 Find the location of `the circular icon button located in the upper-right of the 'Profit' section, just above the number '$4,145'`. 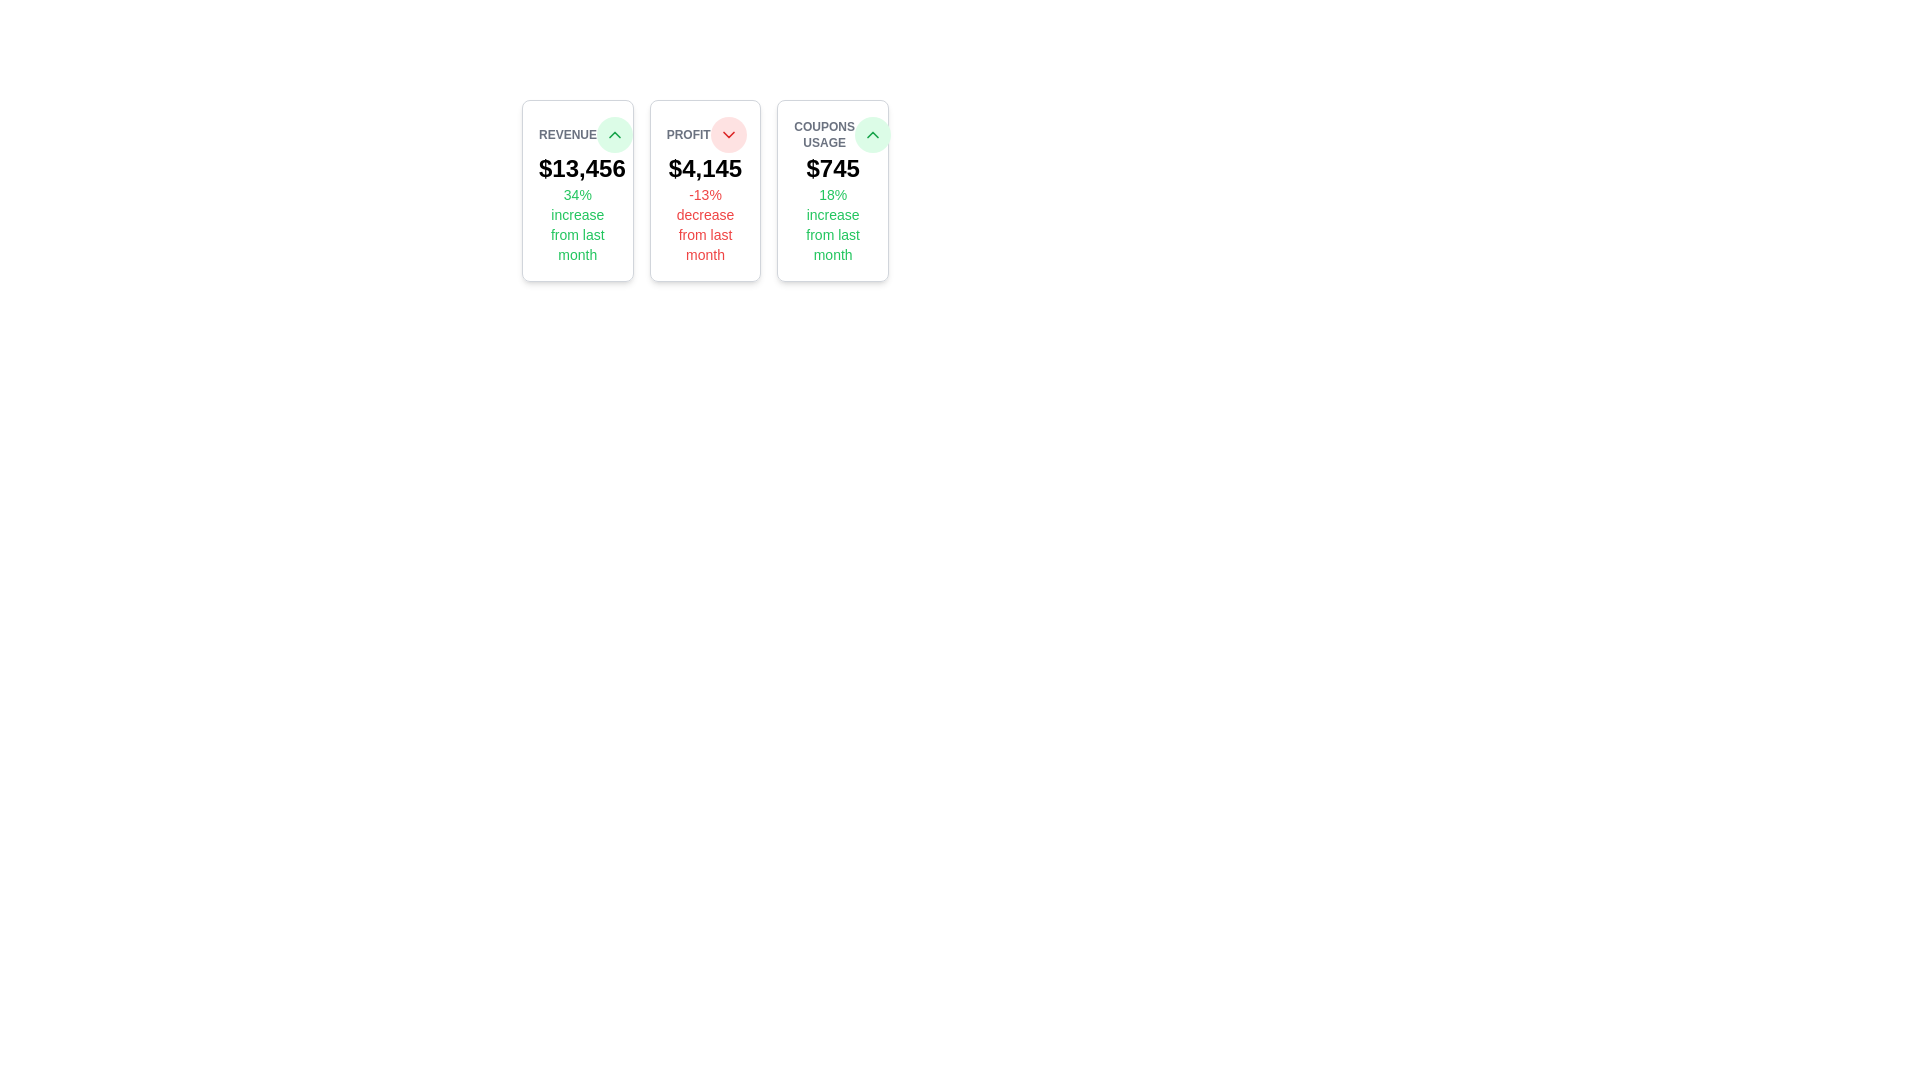

the circular icon button located in the upper-right of the 'Profit' section, just above the number '$4,145' is located at coordinates (727, 135).